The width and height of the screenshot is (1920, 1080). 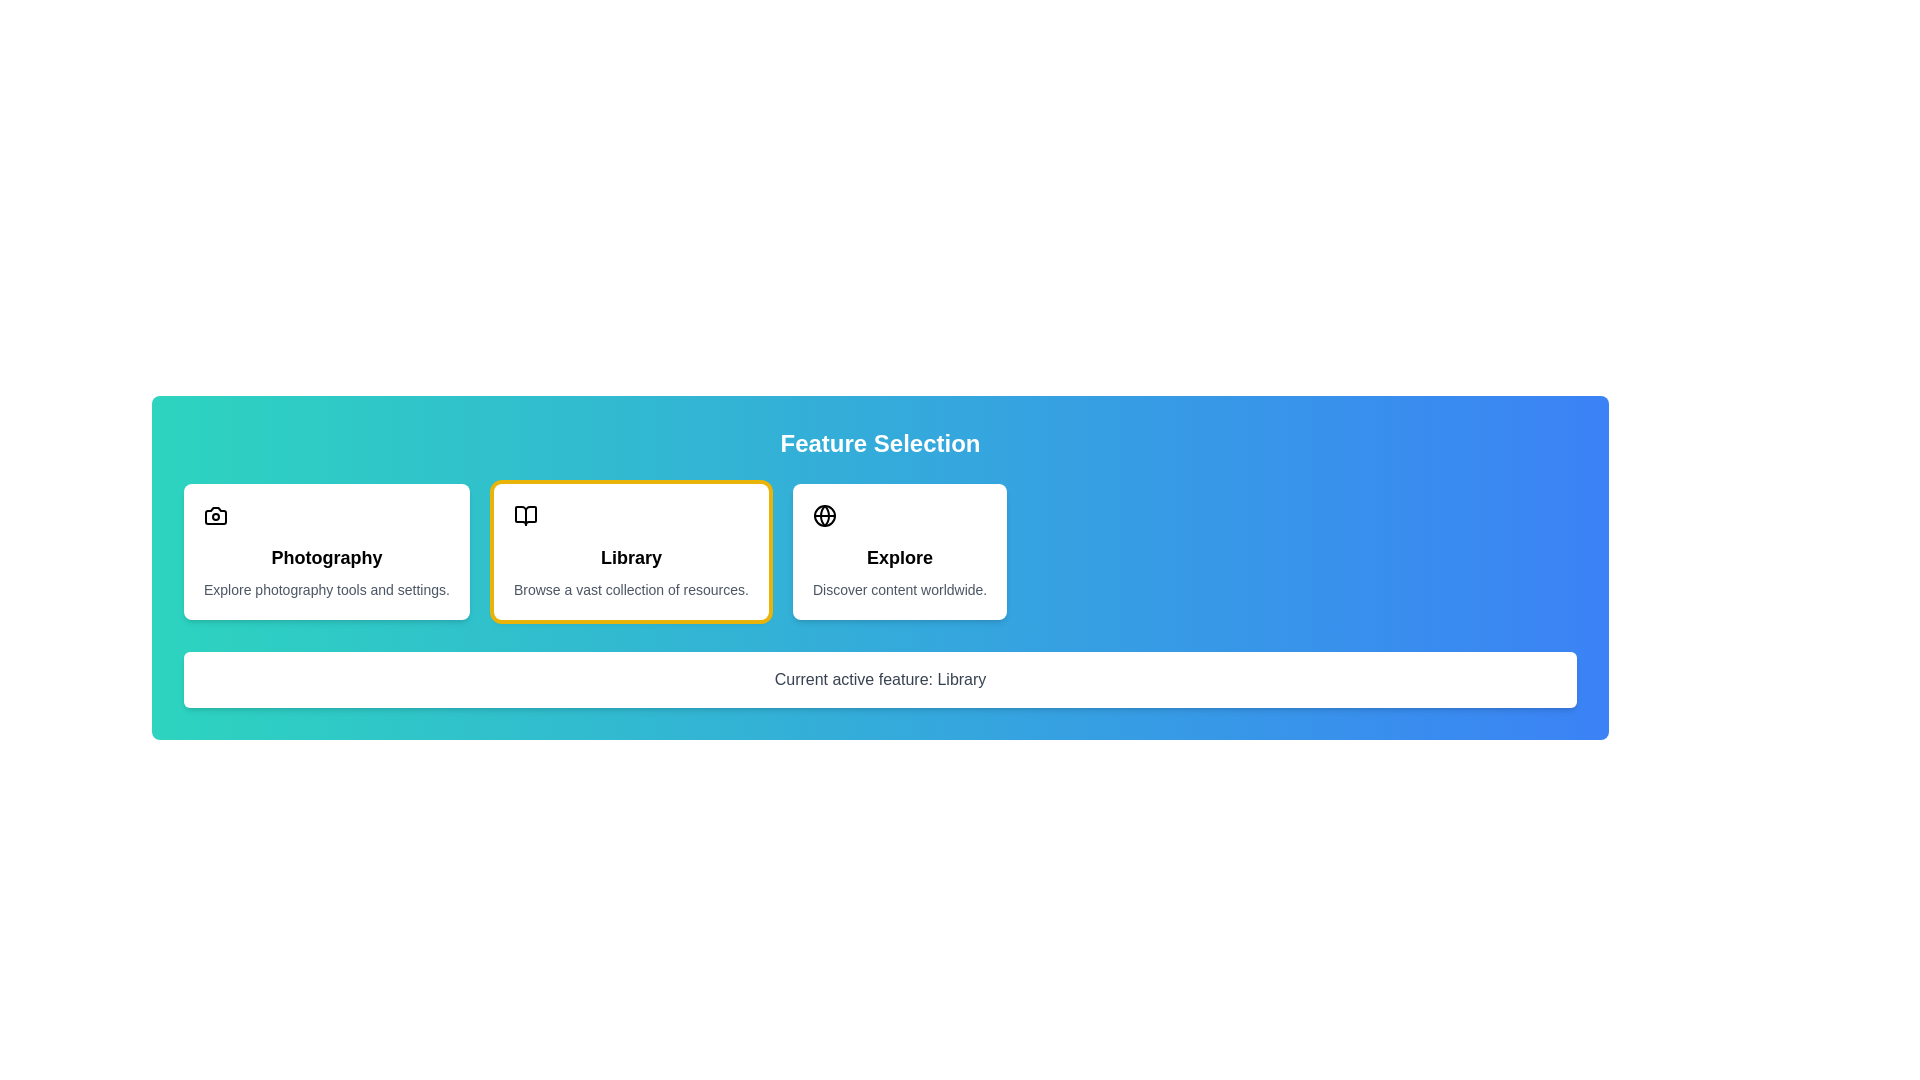 What do you see at coordinates (326, 558) in the screenshot?
I see `the text label displaying 'Photography', which is positioned below a camera icon and above secondary text in the center-left card of the interface` at bounding box center [326, 558].